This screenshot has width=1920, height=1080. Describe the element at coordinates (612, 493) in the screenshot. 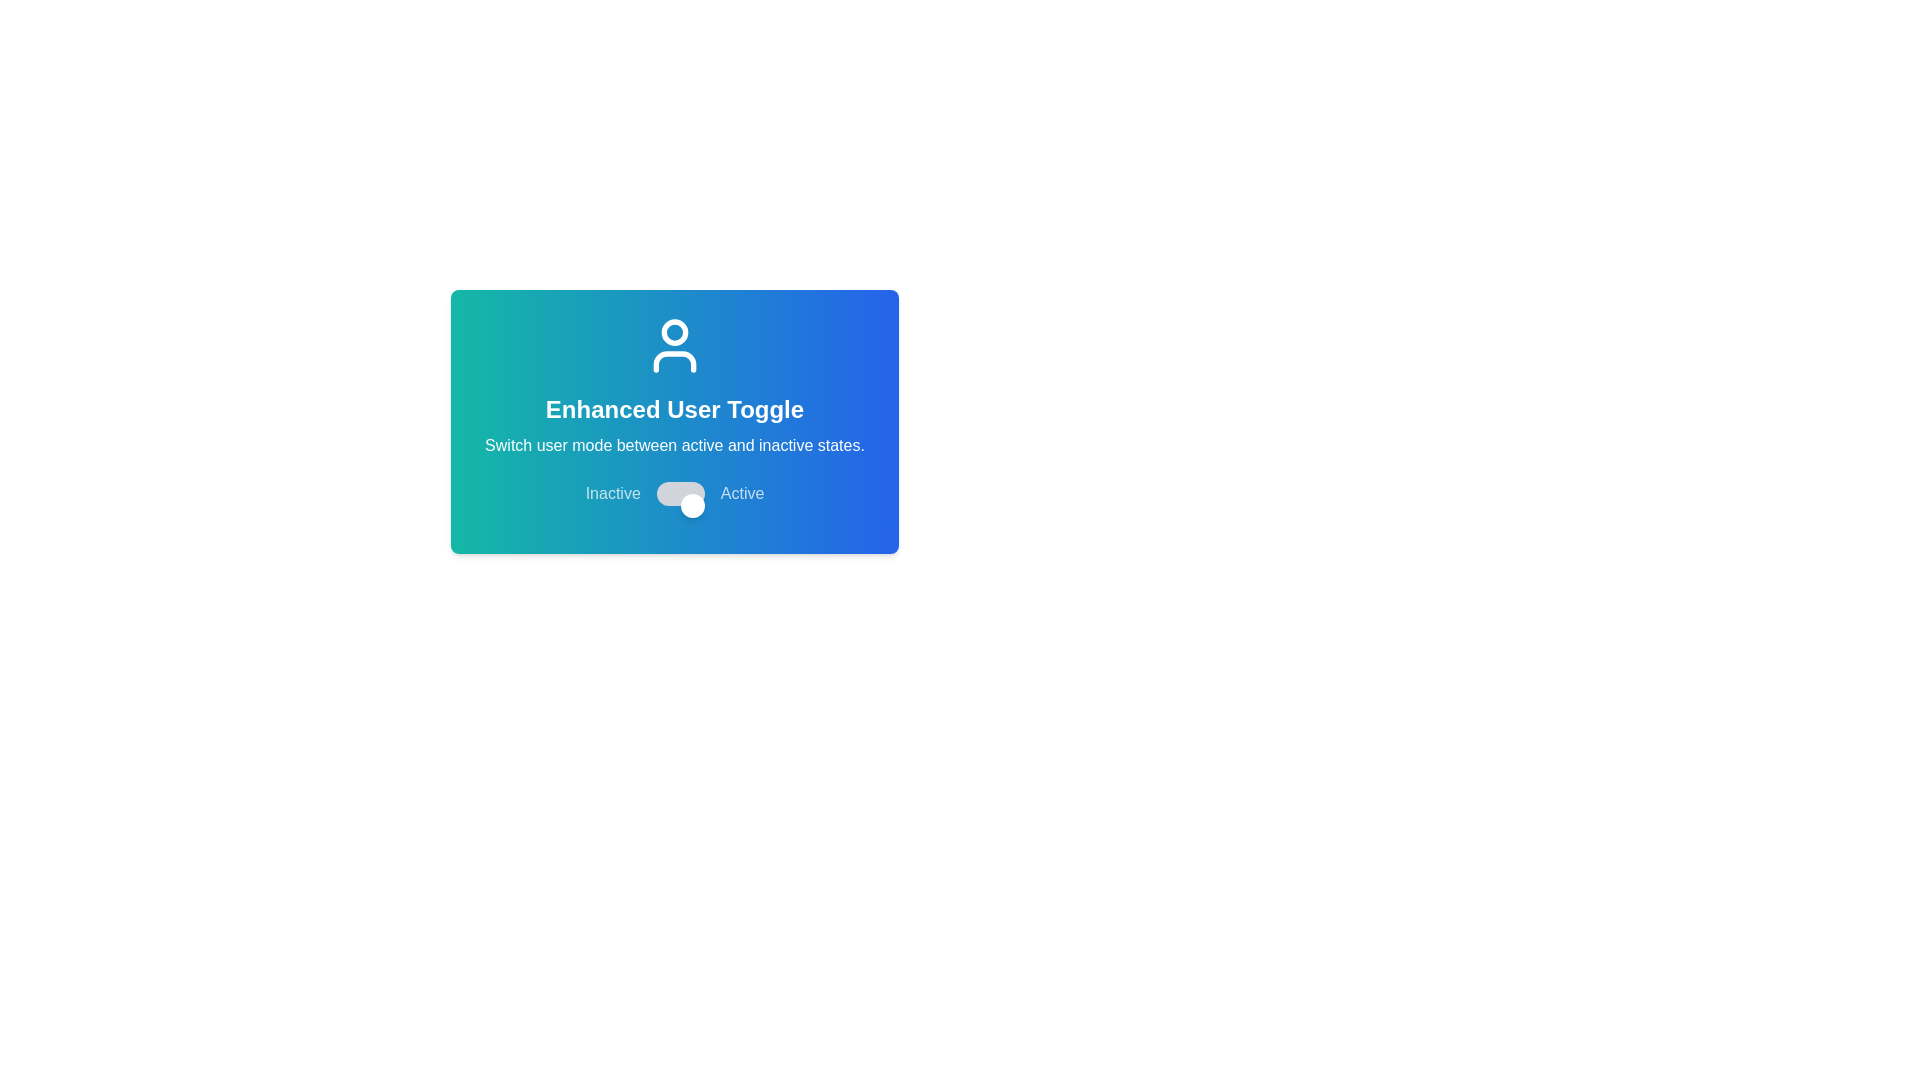

I see `the text label that reads 'Inactive', which is slightly faded and positioned to the left of the toggle switch` at that location.